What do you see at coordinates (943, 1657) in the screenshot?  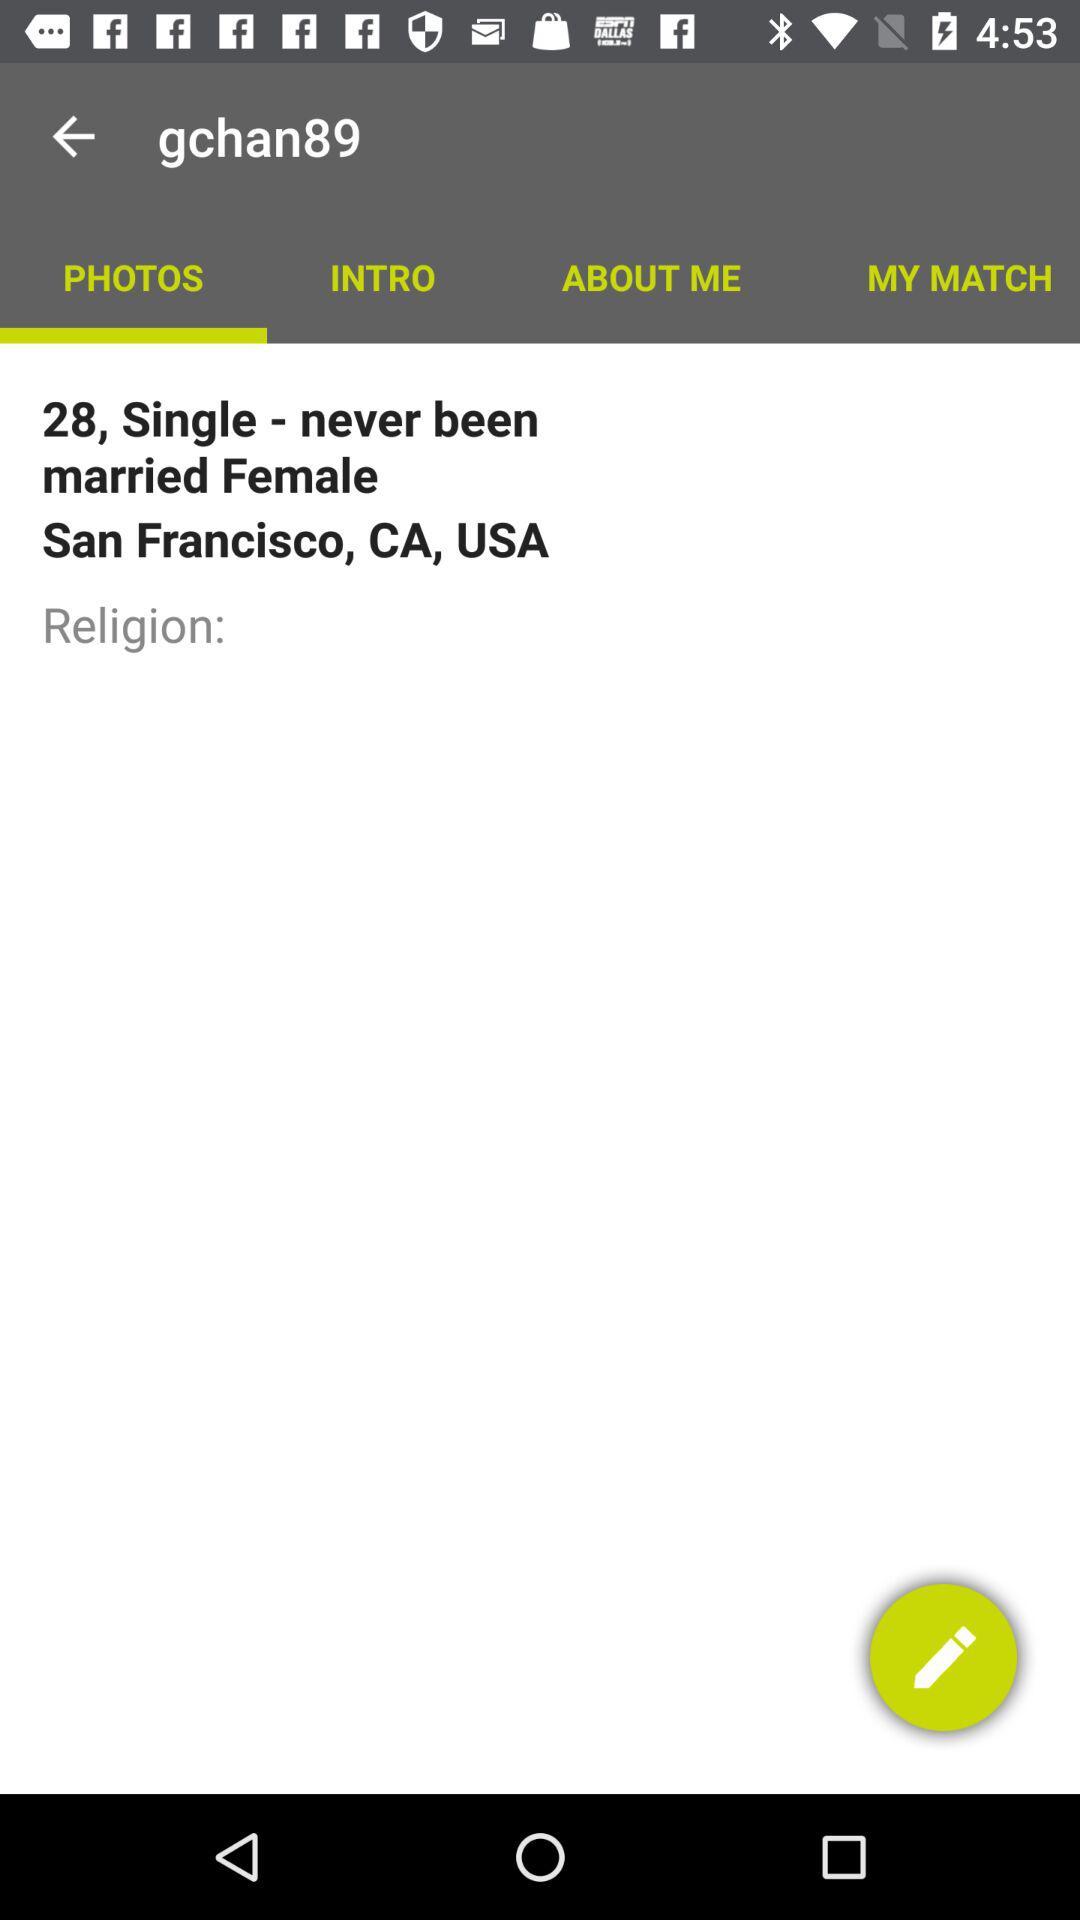 I see `app below my match icon` at bounding box center [943, 1657].